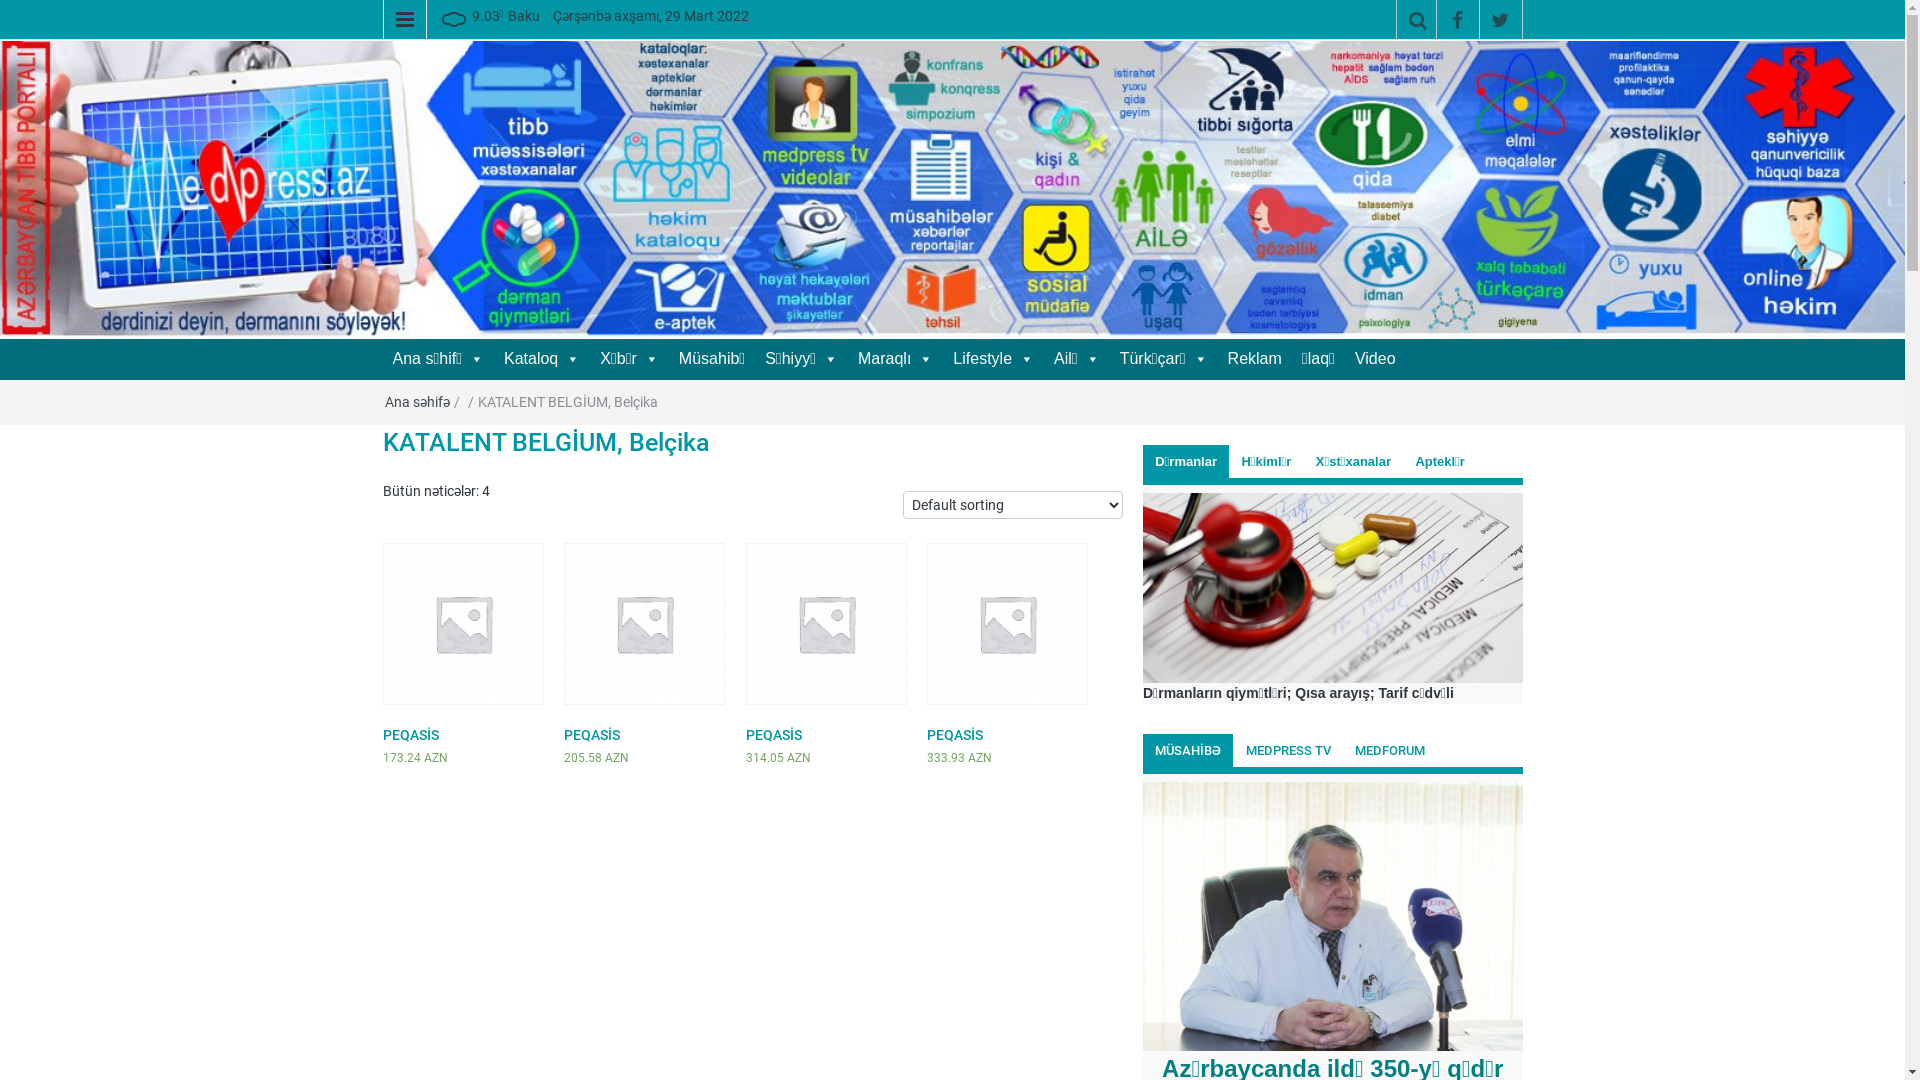 This screenshot has height=1080, width=1920. Describe the element at coordinates (993, 357) in the screenshot. I see `'Lifestyle'` at that location.